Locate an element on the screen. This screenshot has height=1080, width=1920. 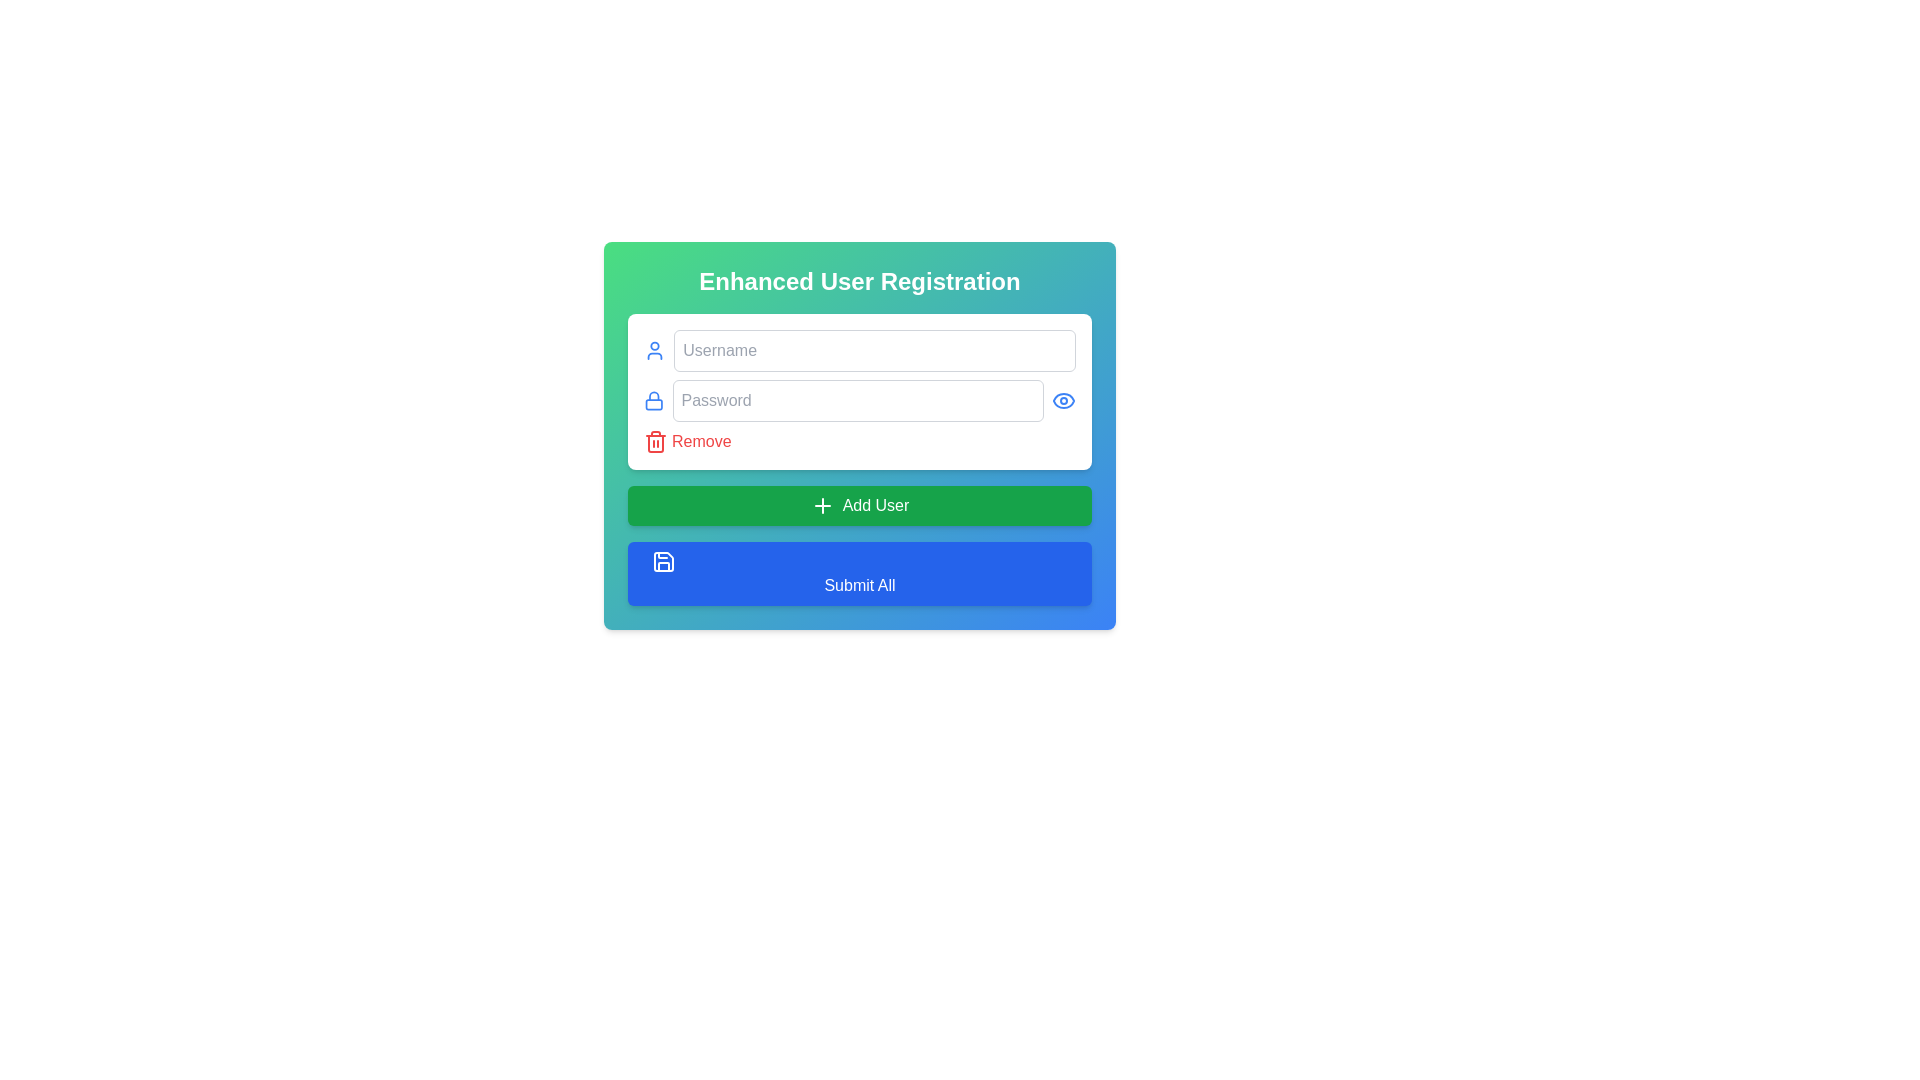
the 'Add User' button located below the 'Remove' button and above the 'Submit All' button is located at coordinates (859, 504).